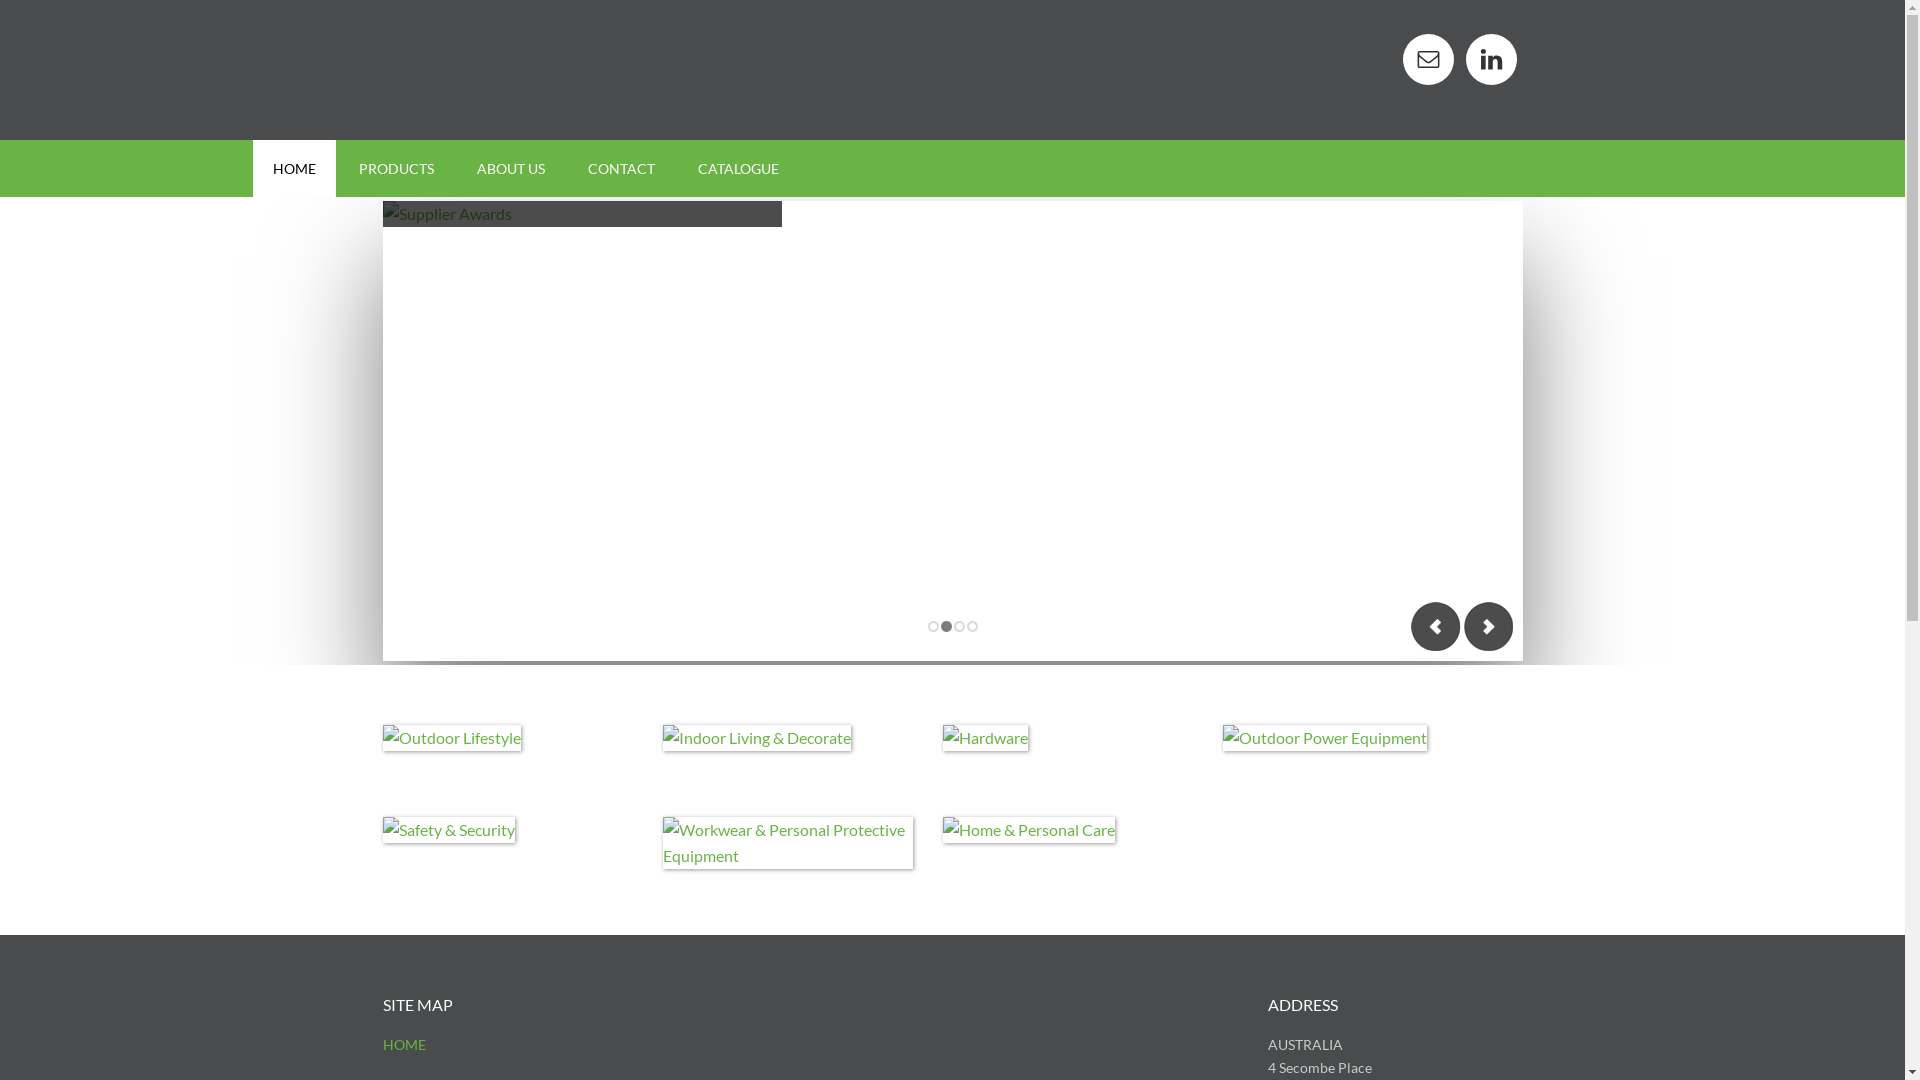 The width and height of the screenshot is (1920, 1080). I want to click on 'CATALOGUE', so click(737, 167).